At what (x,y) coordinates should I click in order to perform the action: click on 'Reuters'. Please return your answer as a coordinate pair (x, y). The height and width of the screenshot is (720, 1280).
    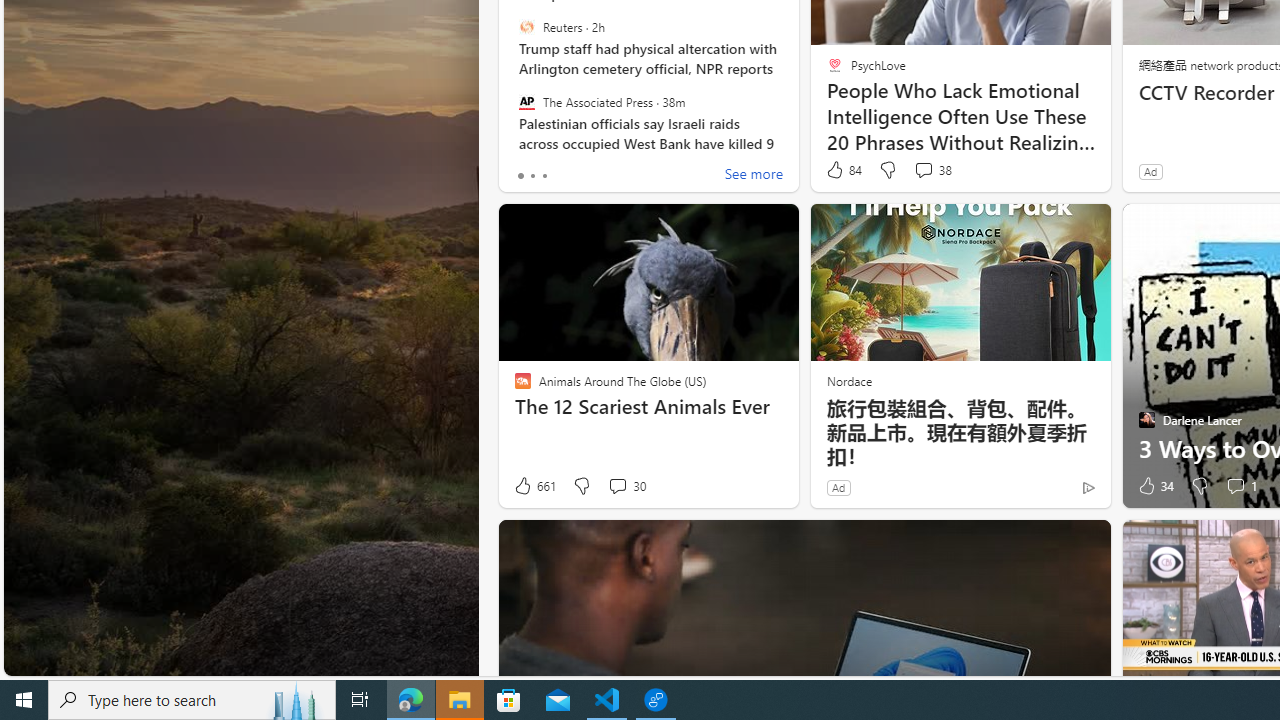
    Looking at the image, I should click on (526, 27).